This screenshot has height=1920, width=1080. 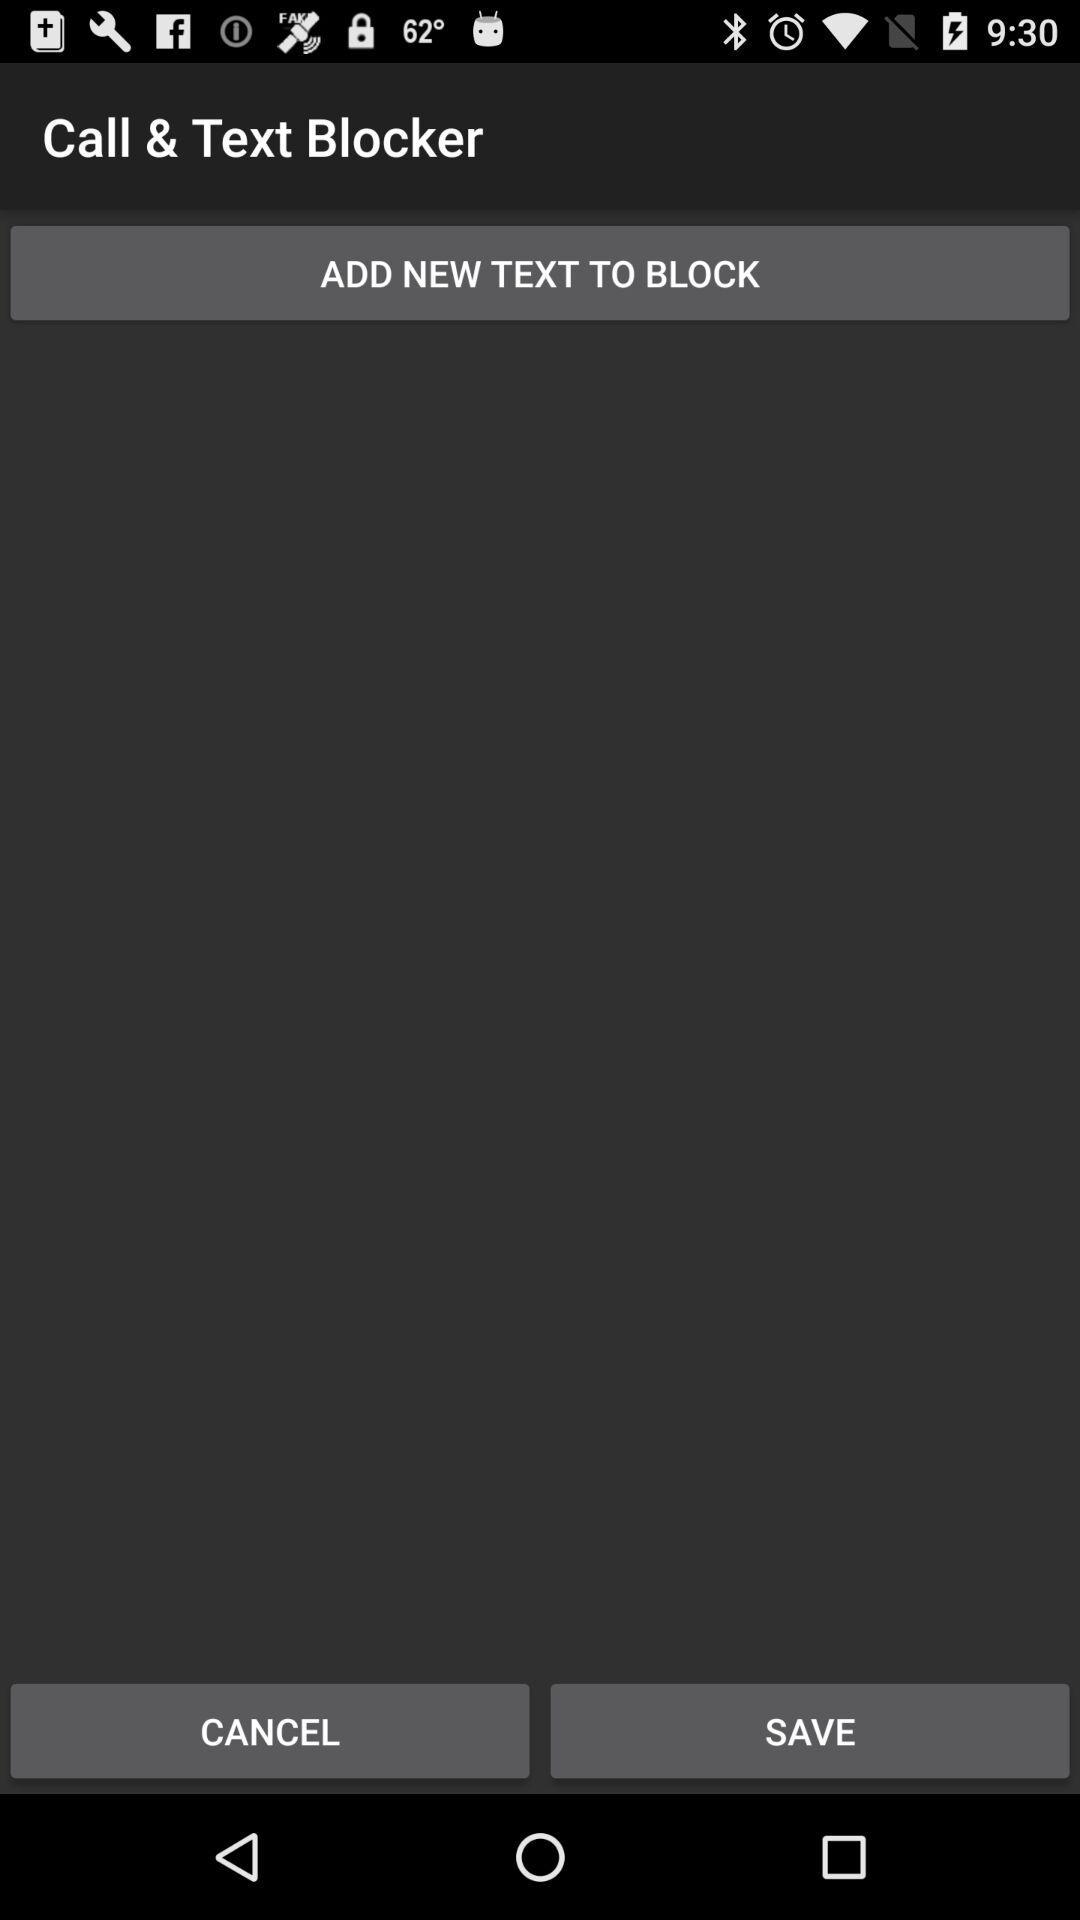 What do you see at coordinates (270, 1730) in the screenshot?
I see `cancel at the bottom left corner` at bounding box center [270, 1730].